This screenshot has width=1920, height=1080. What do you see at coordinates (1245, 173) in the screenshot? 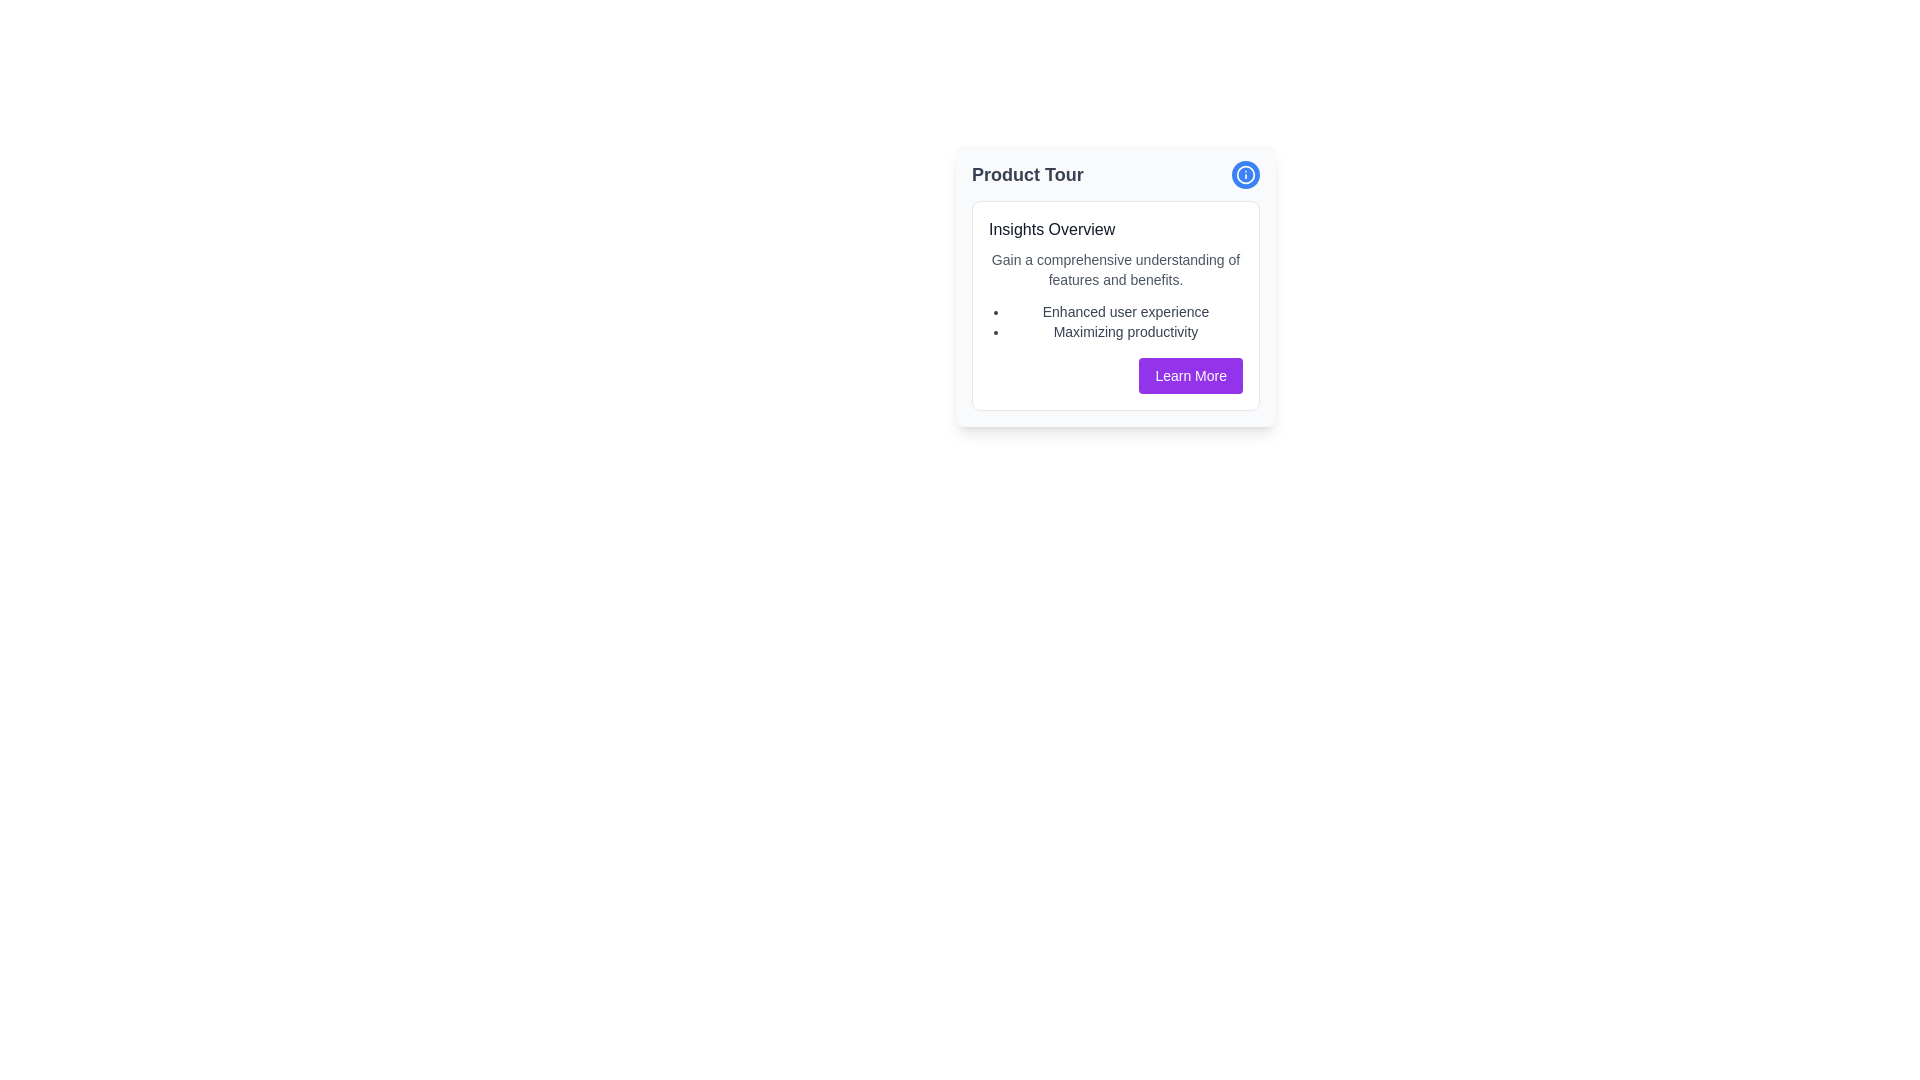
I see `the circular blue button with a white icon located next to the 'Product Tour' heading` at bounding box center [1245, 173].